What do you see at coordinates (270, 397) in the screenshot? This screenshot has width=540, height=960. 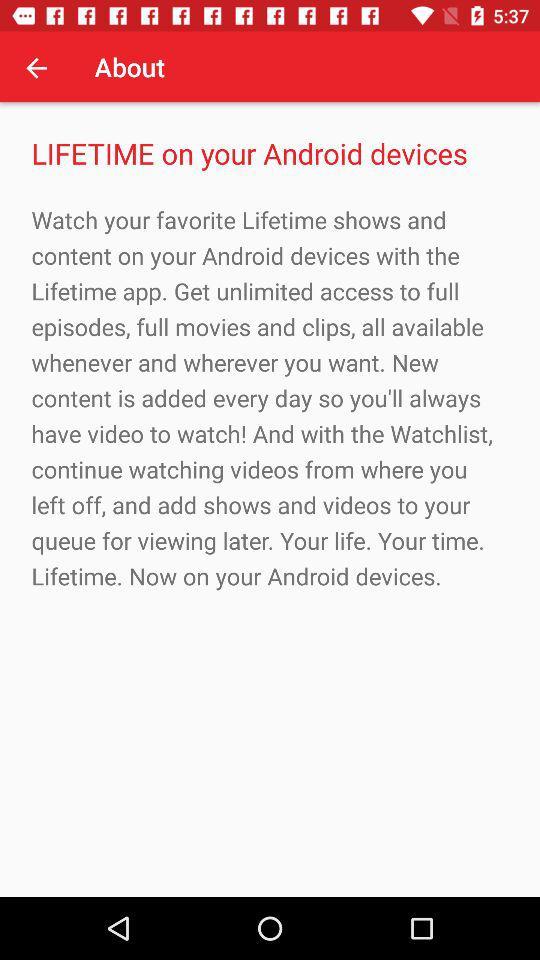 I see `watch your favorite` at bounding box center [270, 397].